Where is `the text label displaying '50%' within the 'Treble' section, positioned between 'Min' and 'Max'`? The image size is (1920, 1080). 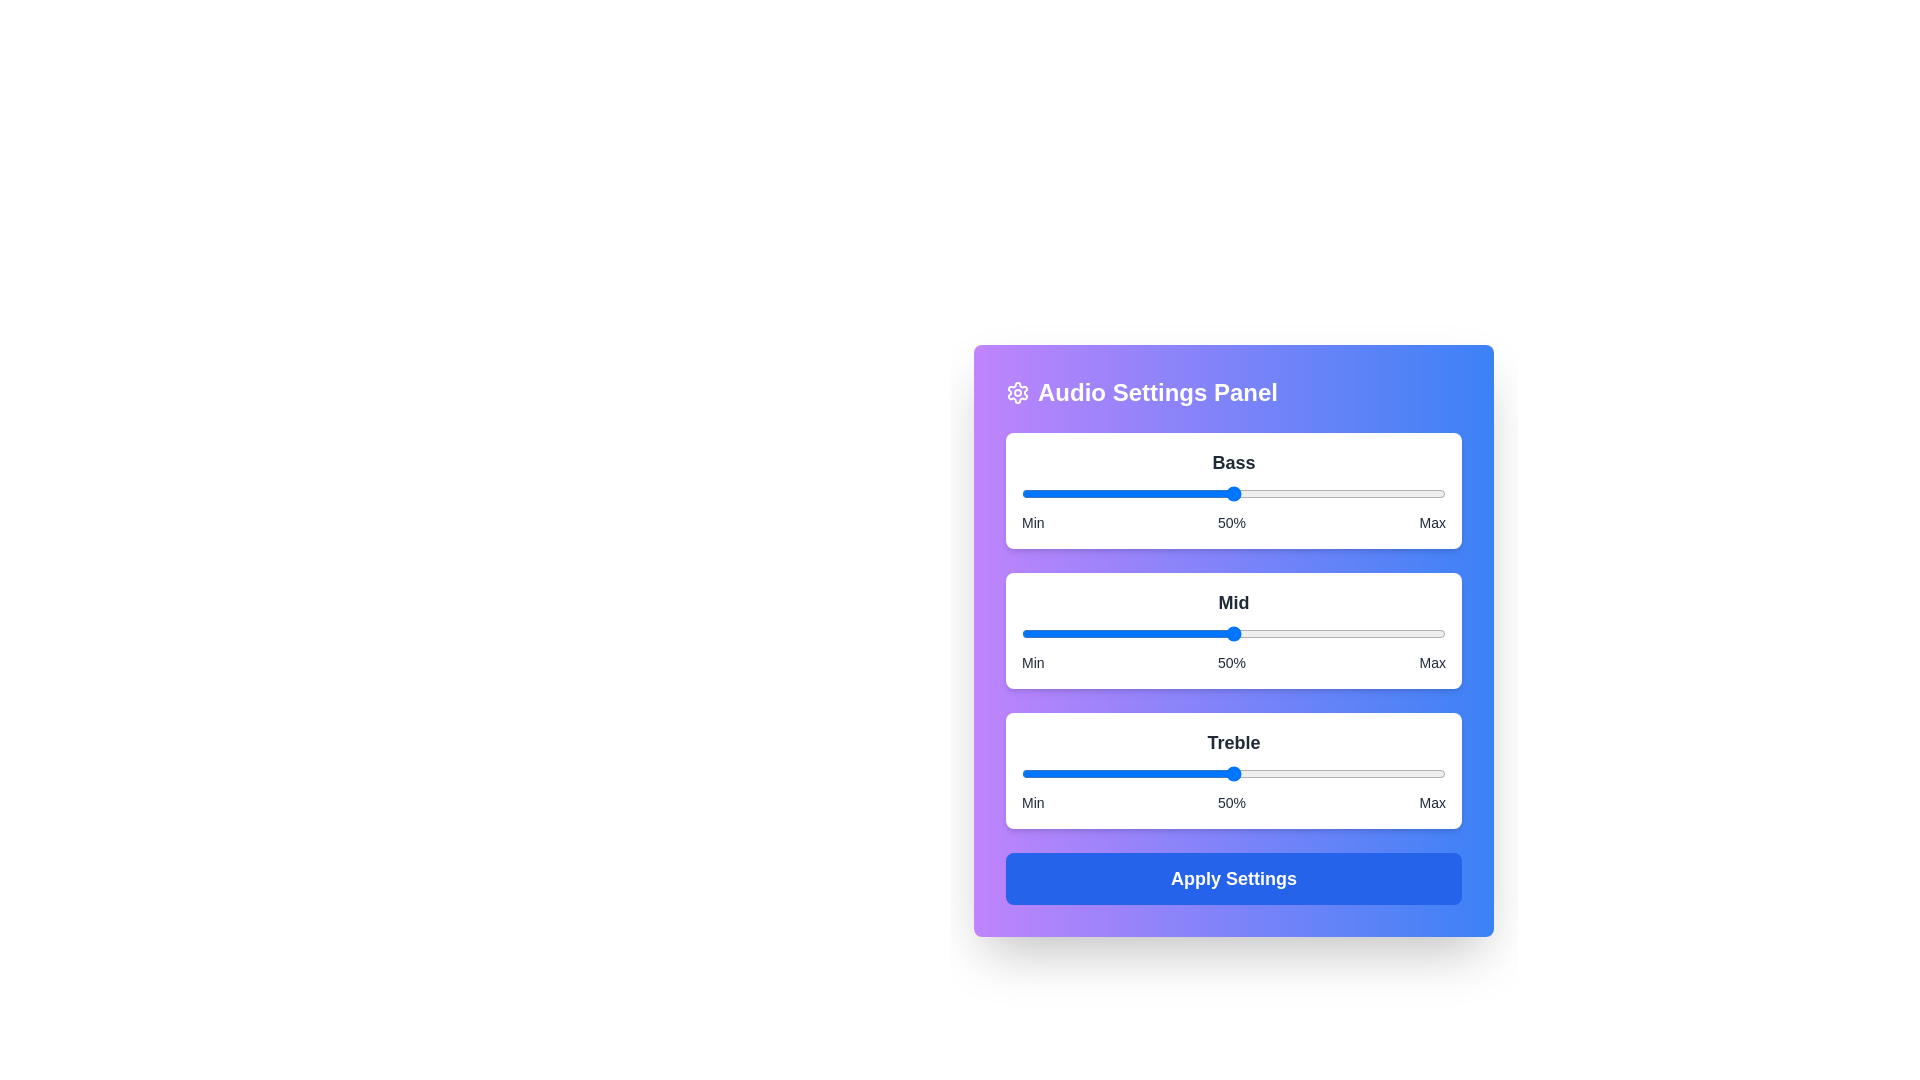 the text label displaying '50%' within the 'Treble' section, positioned between 'Min' and 'Max' is located at coordinates (1231, 801).